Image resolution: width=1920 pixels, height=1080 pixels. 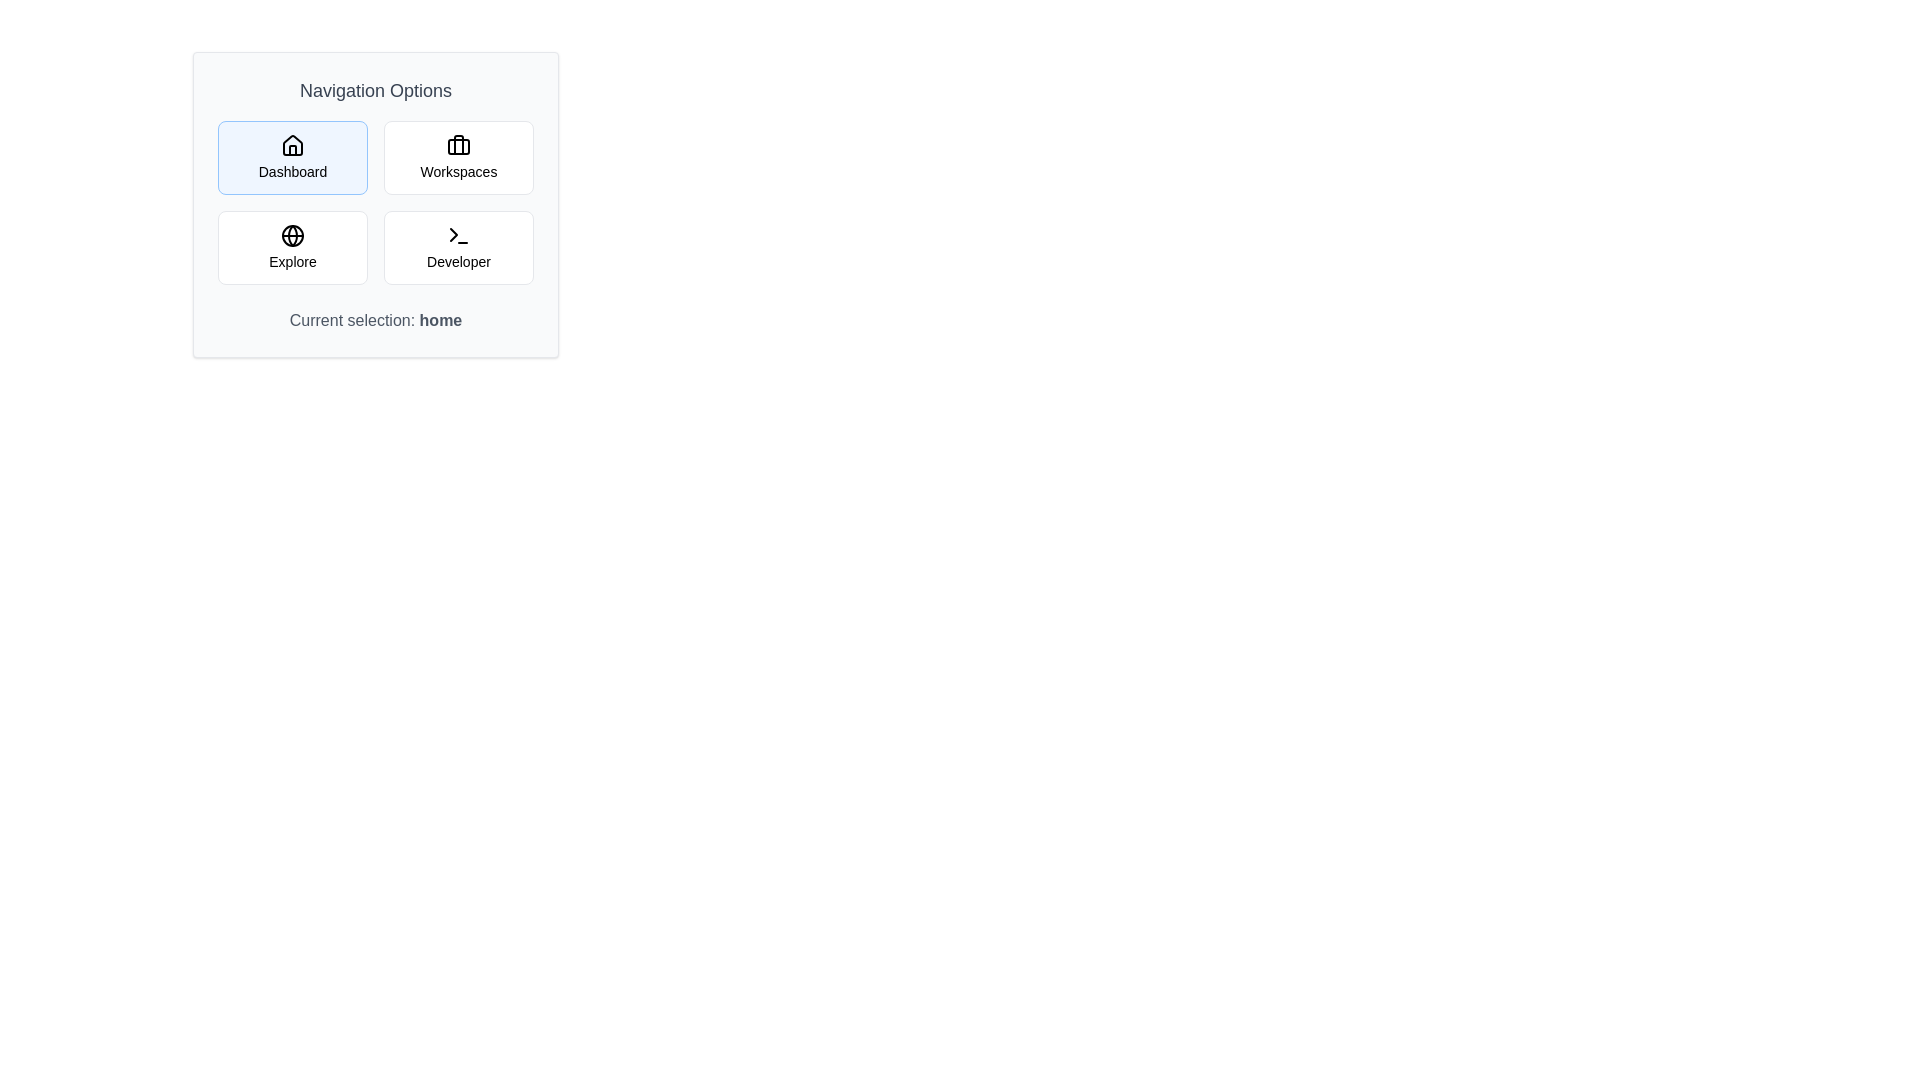 I want to click on the Explore navigation option to select it, so click(x=291, y=246).